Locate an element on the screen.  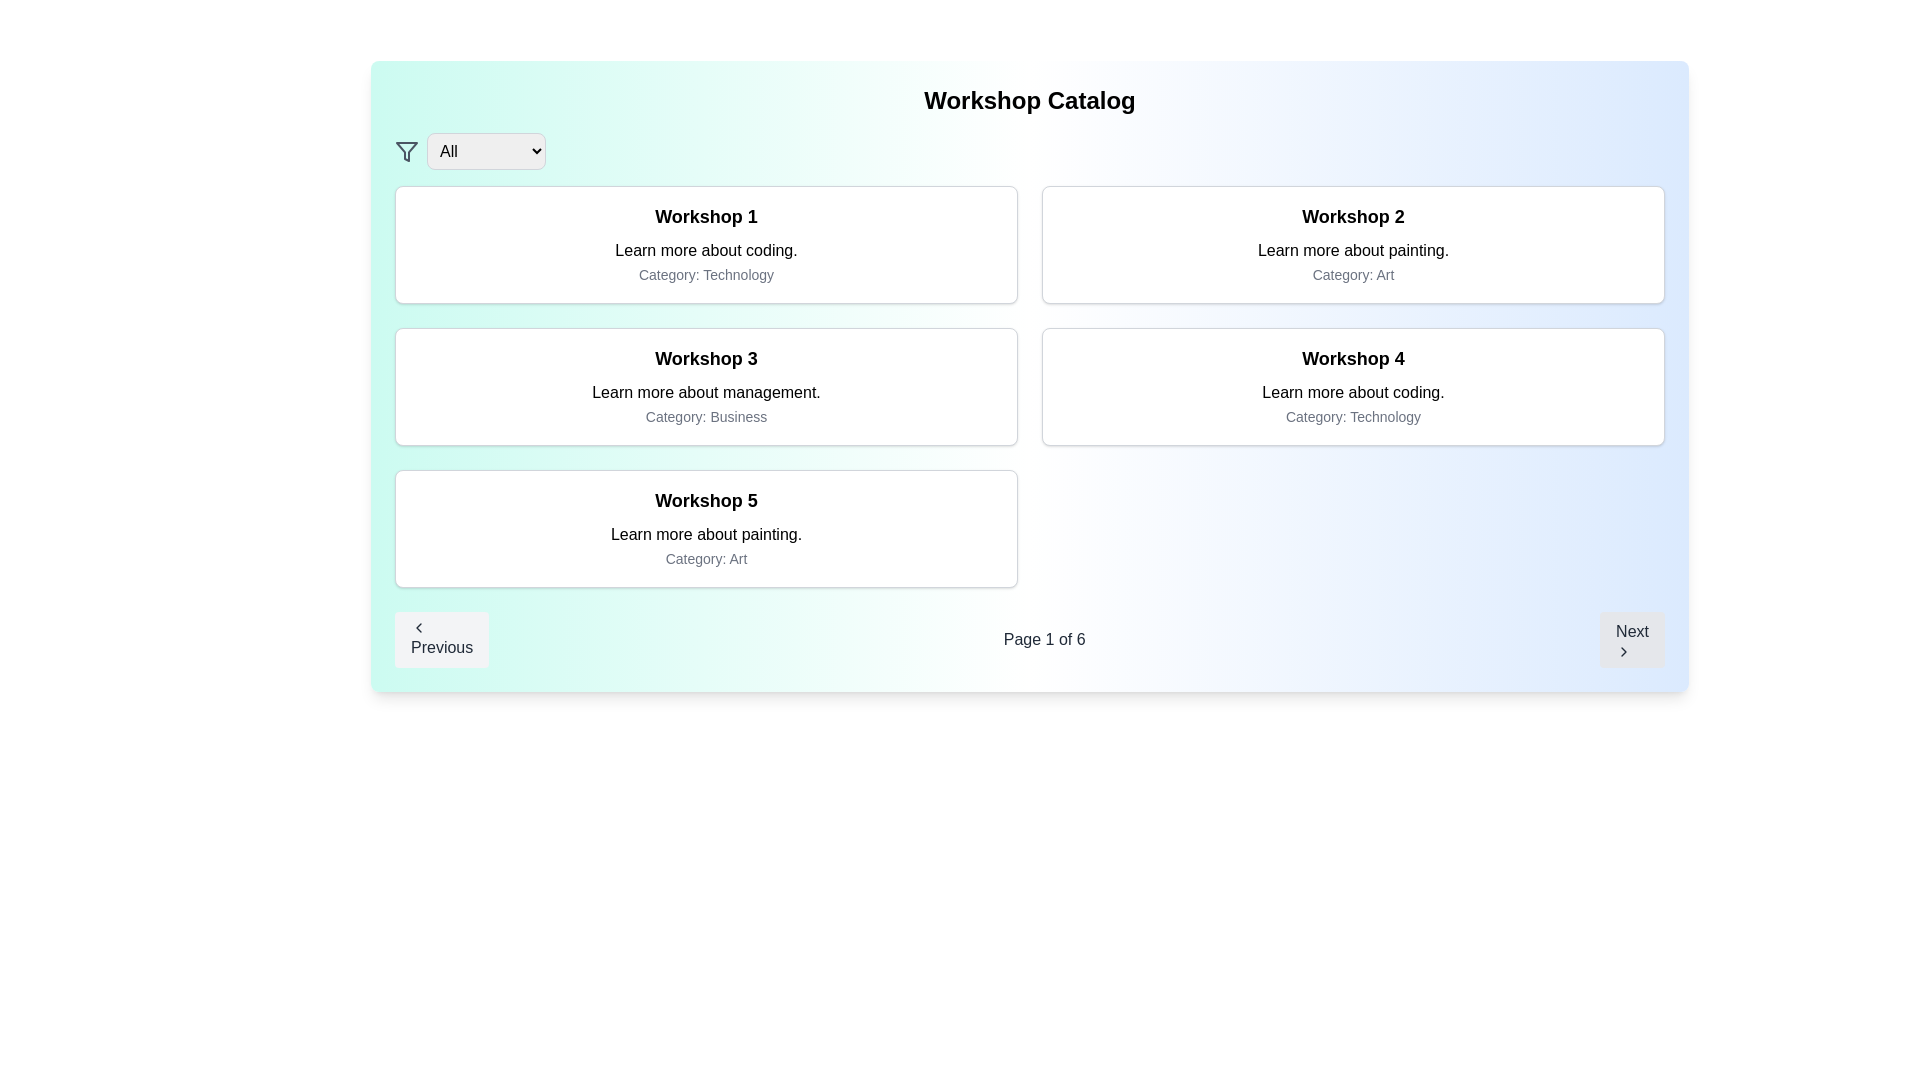
the small filter icon resembling an inverted triangle funnel, which is located to the left of the dropdown labeled 'All' is located at coordinates (406, 150).